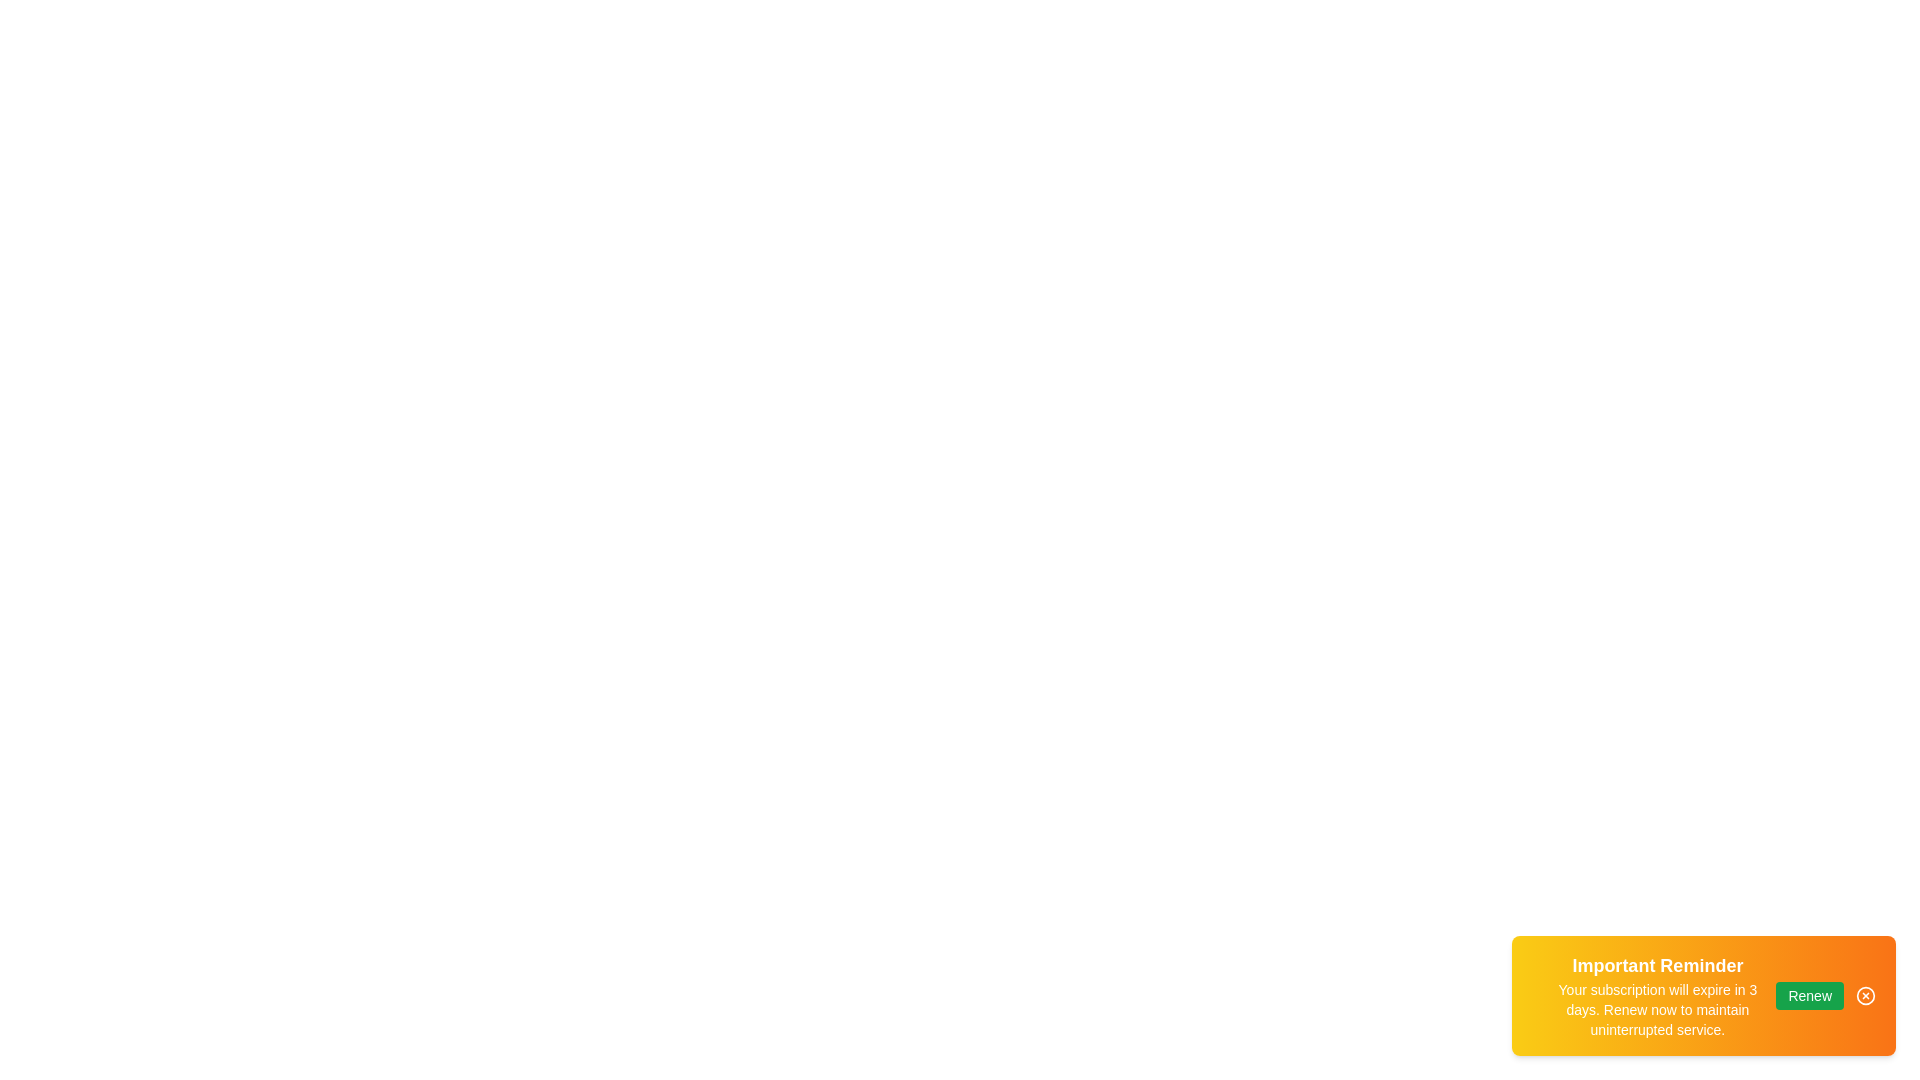 The height and width of the screenshot is (1080, 1920). I want to click on close button to dismiss the notification, so click(1865, 995).